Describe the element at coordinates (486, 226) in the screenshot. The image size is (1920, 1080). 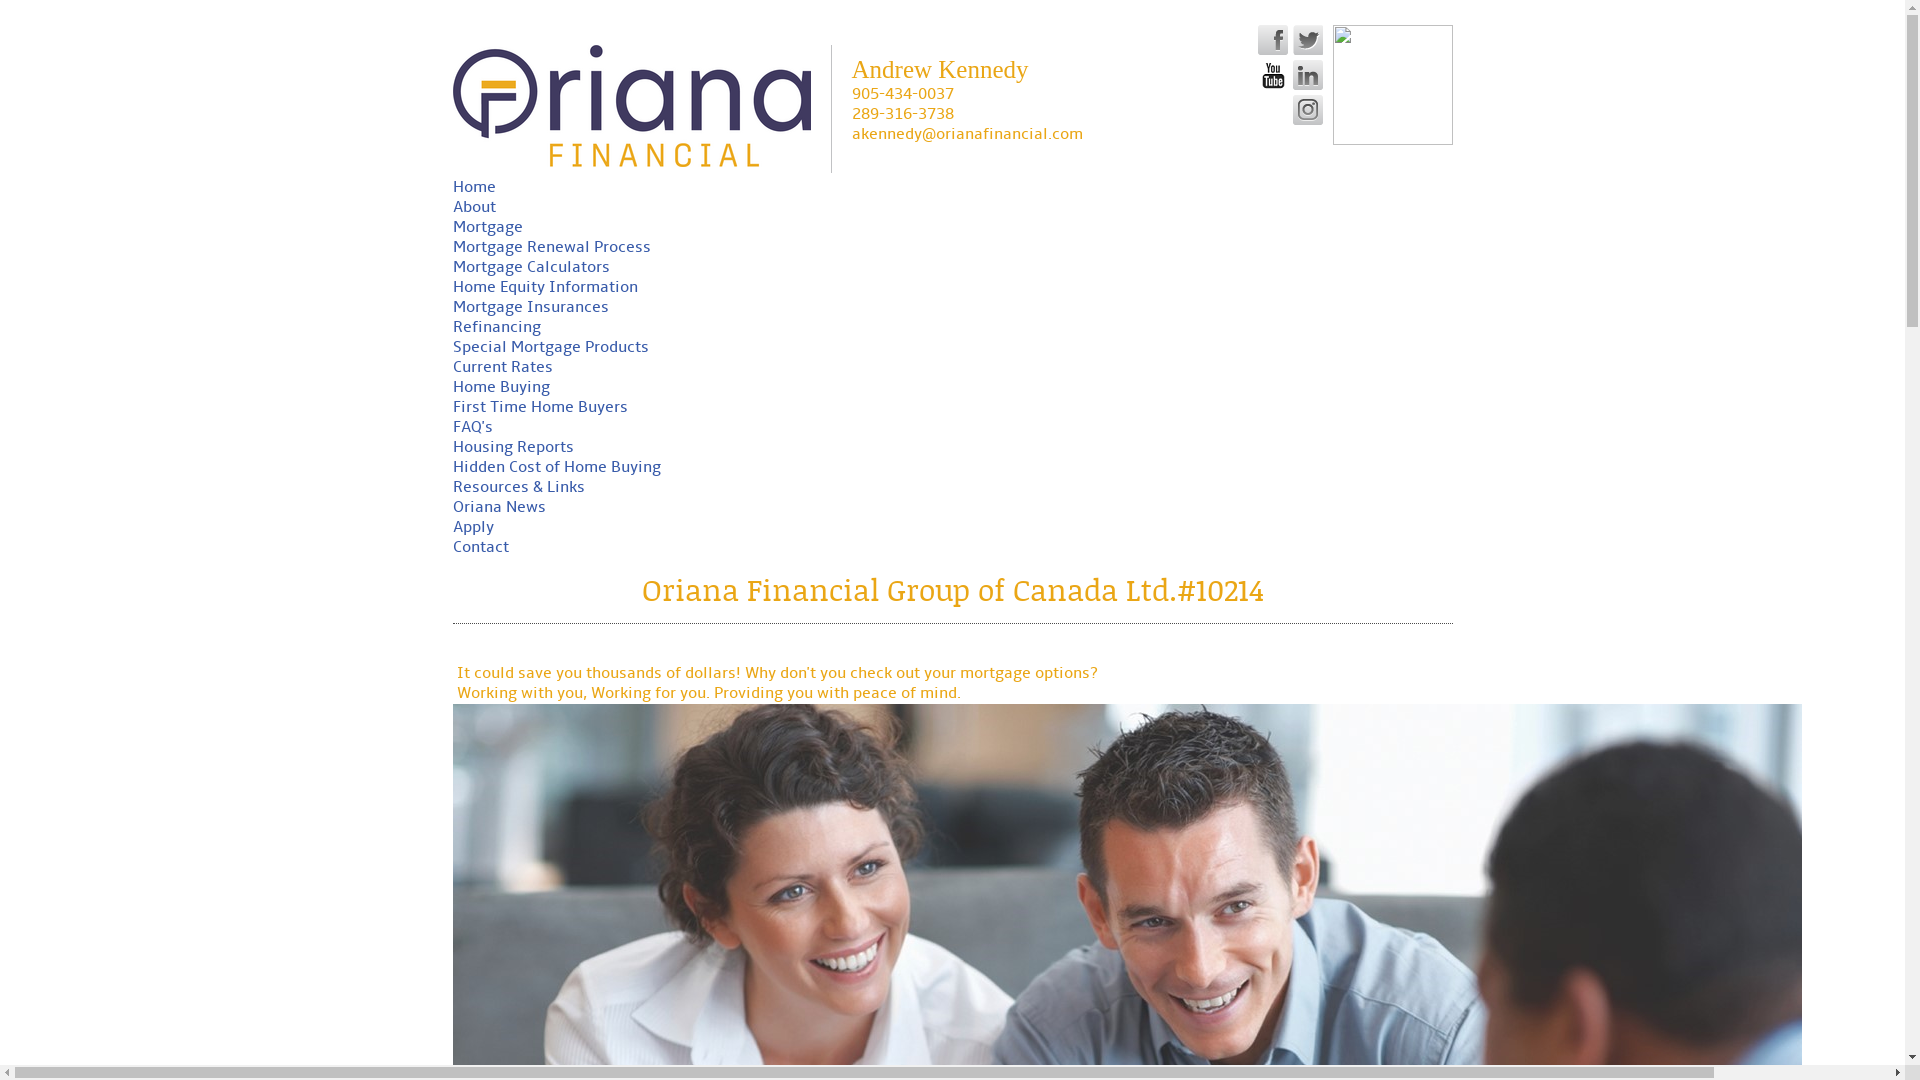
I see `'Mortgage'` at that location.